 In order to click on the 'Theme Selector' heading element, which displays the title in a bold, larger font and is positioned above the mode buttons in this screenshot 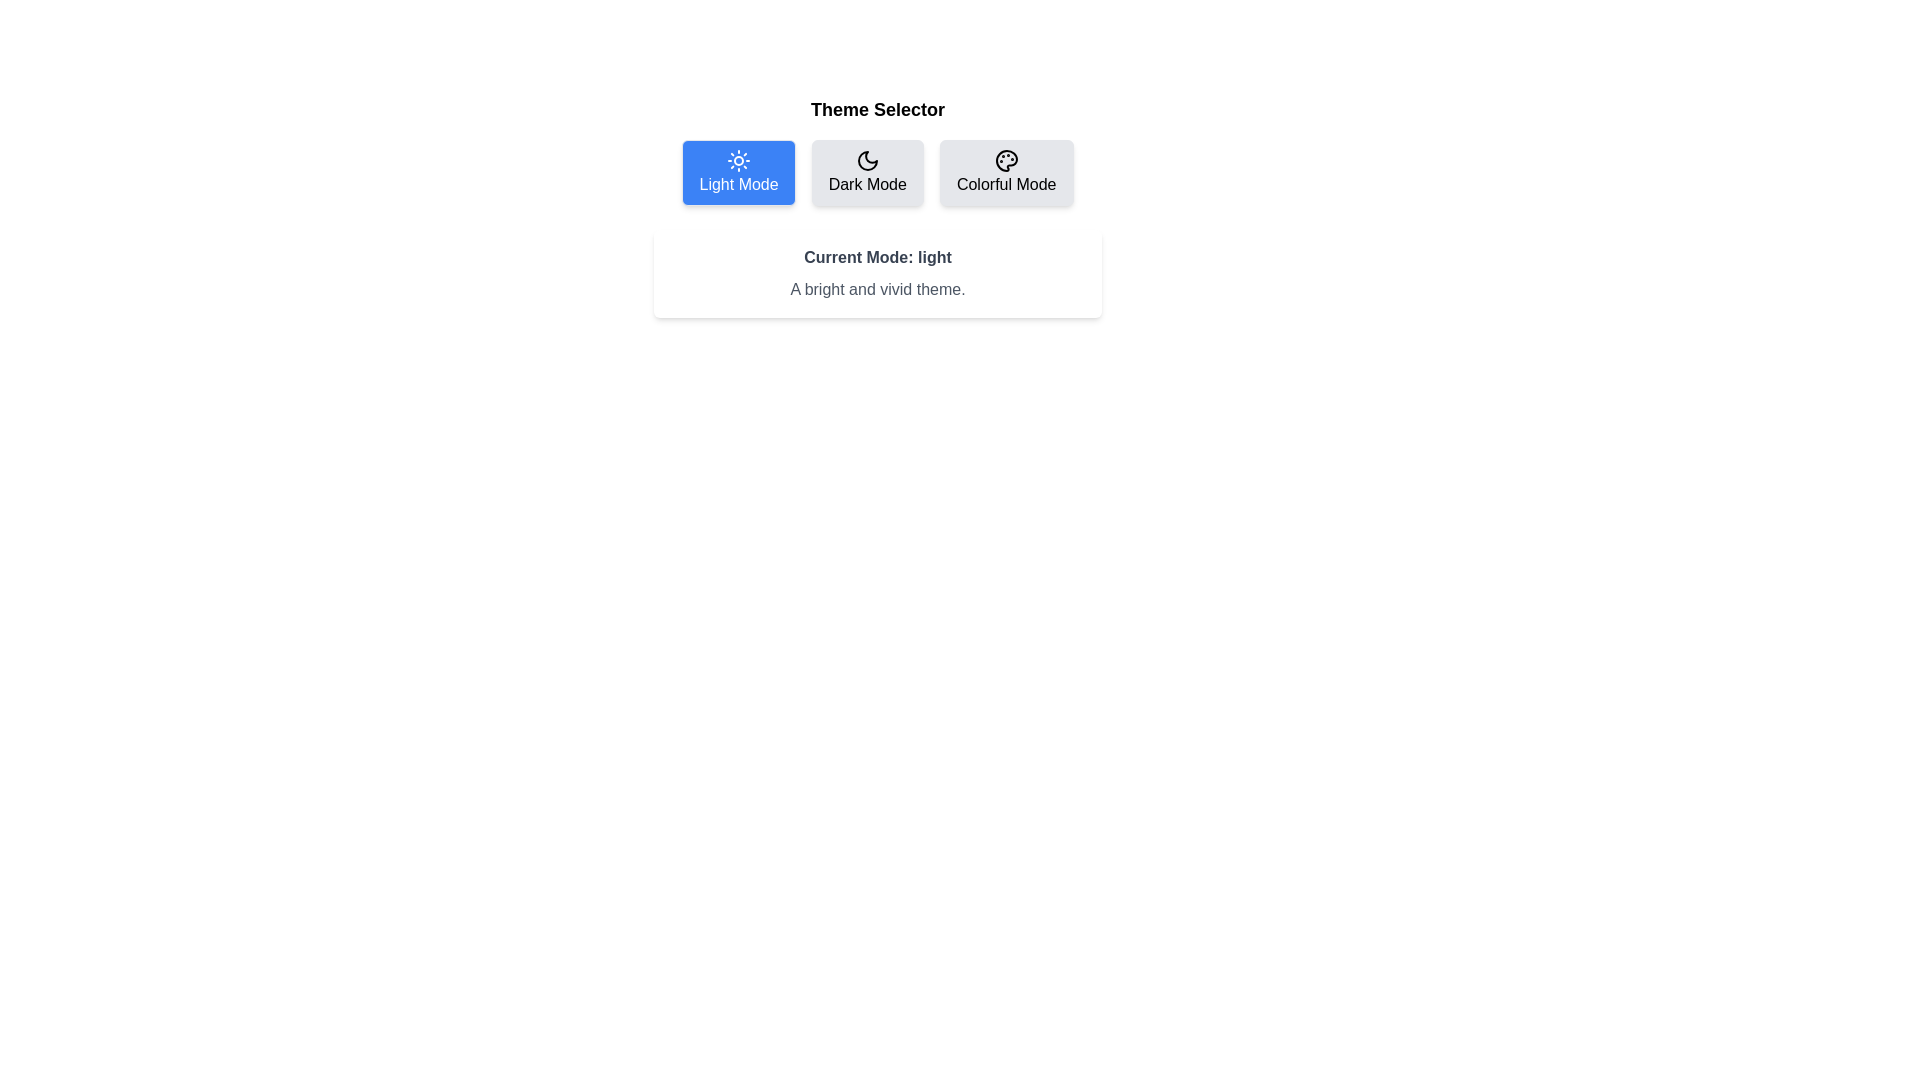, I will do `click(878, 110)`.